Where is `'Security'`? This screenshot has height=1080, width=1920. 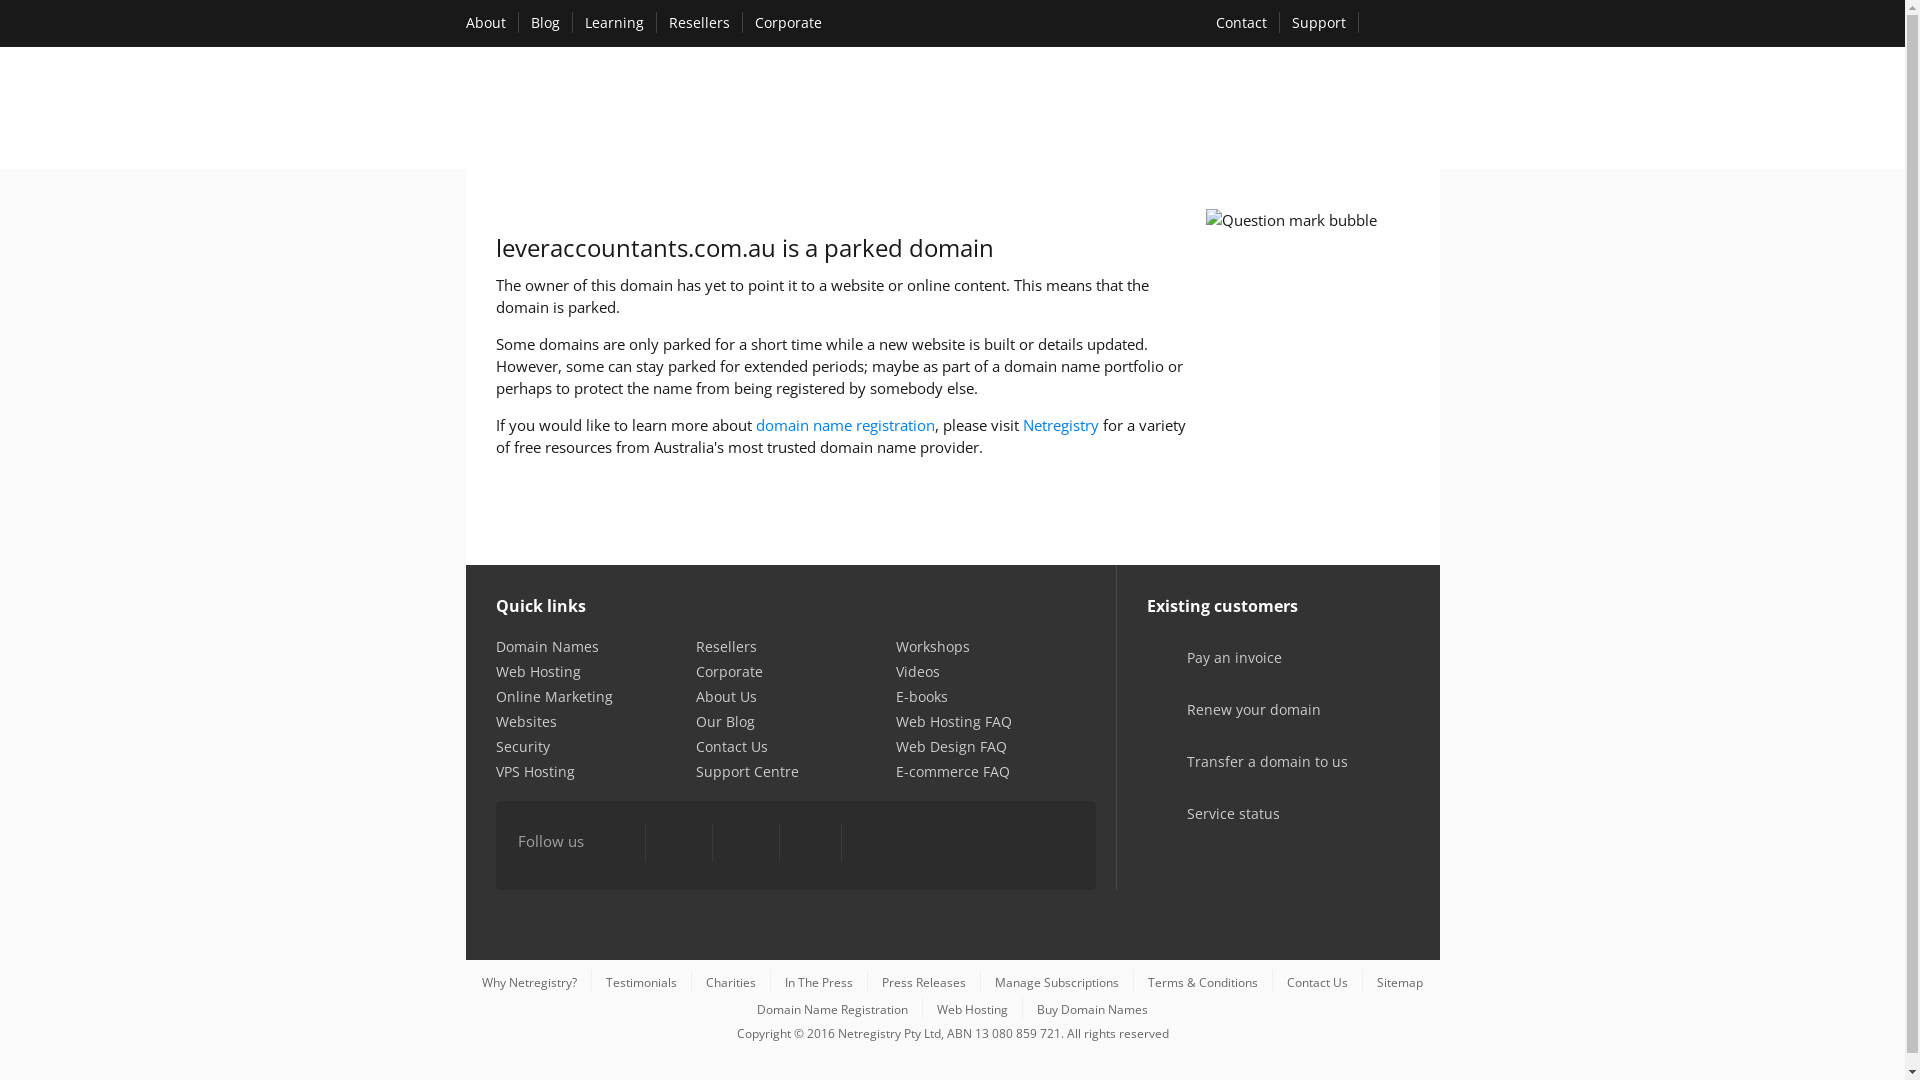
'Security' is located at coordinates (523, 746).